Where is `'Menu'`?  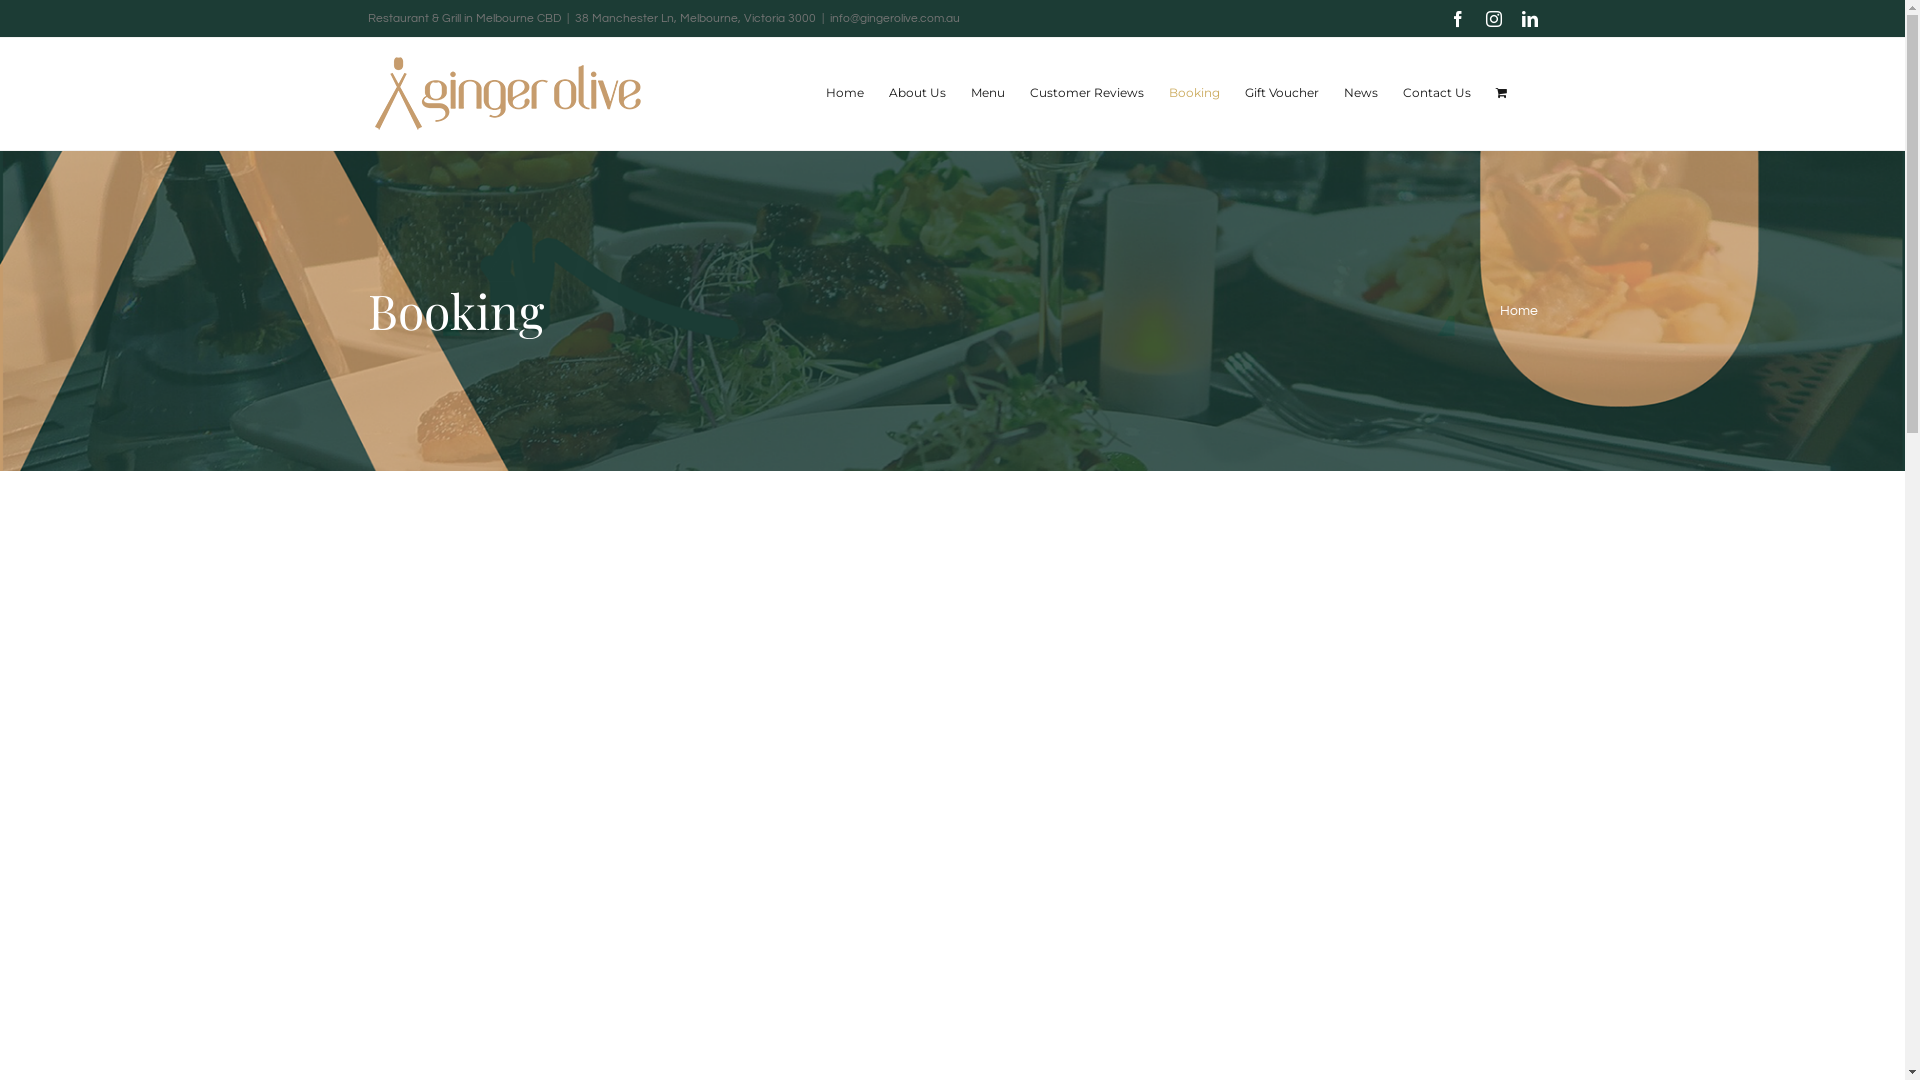
'Menu' is located at coordinates (987, 92).